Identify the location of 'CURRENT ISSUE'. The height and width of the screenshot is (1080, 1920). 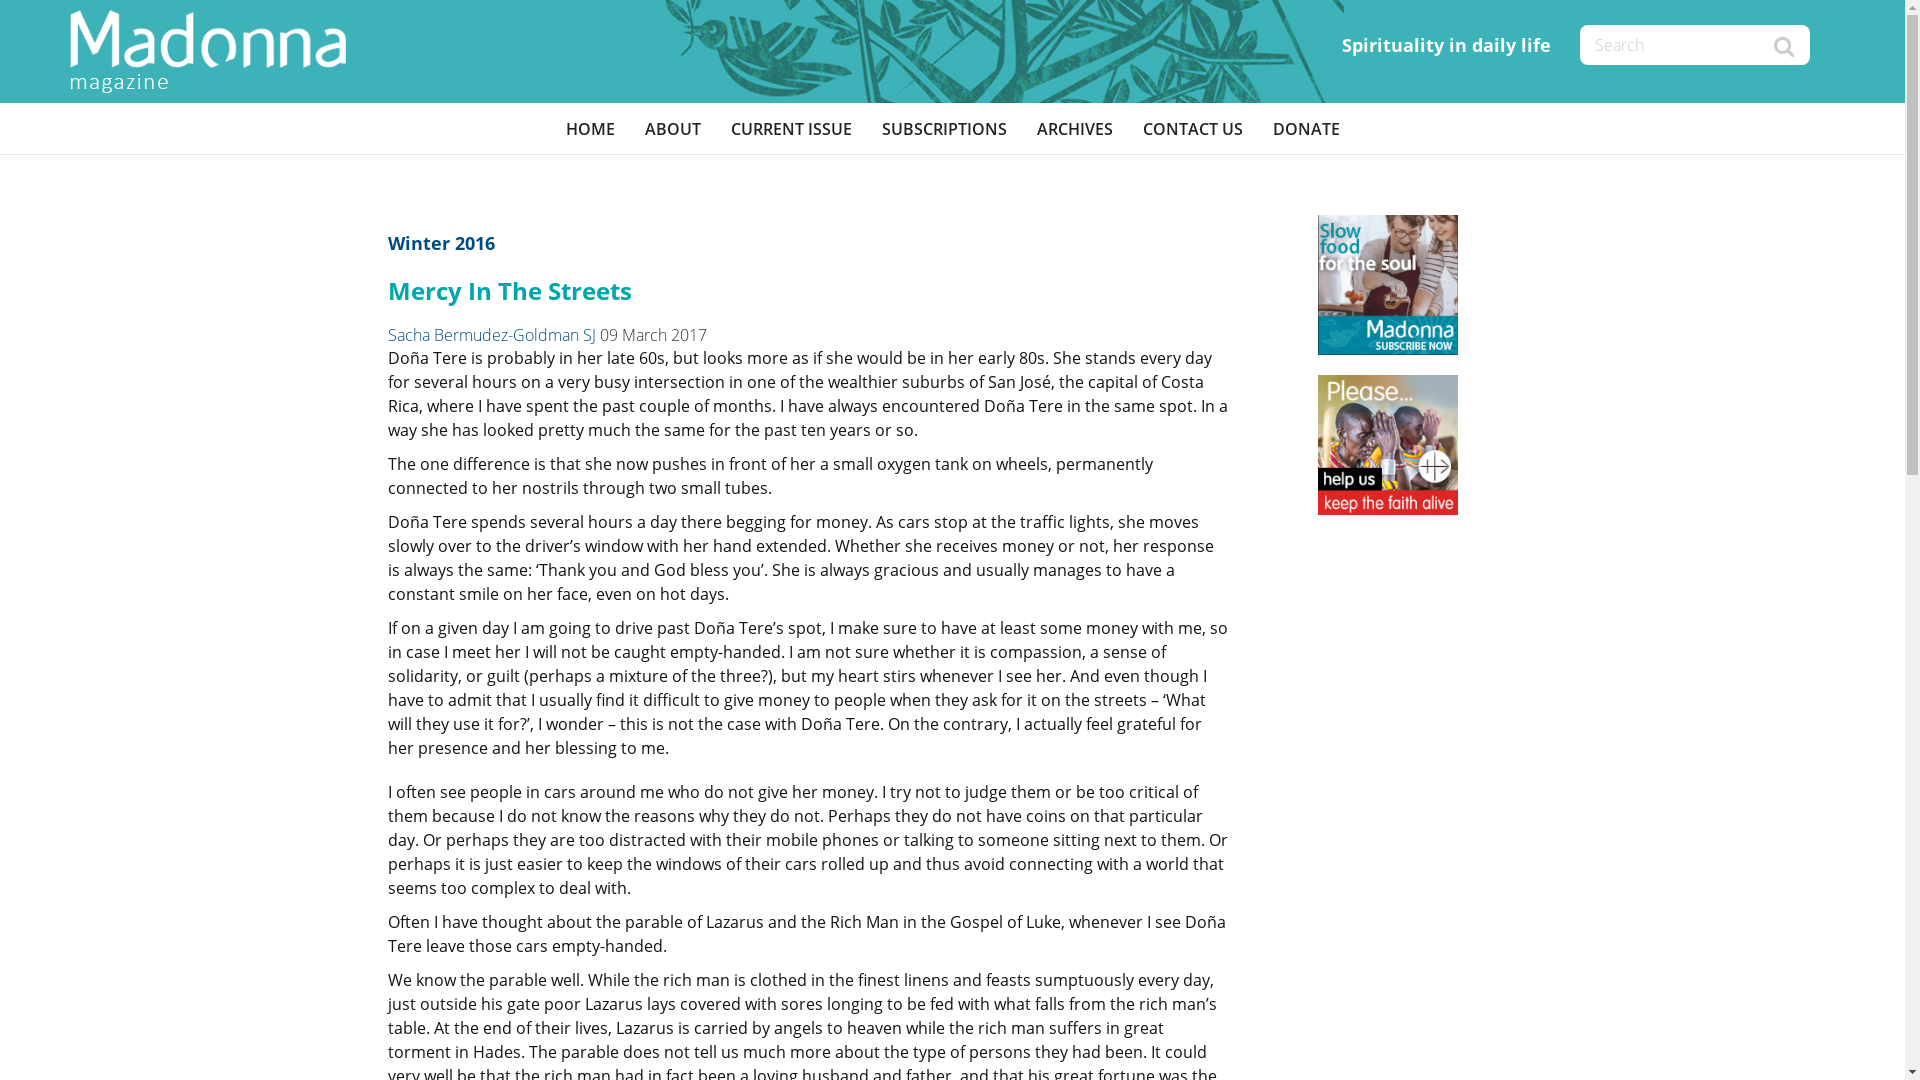
(715, 128).